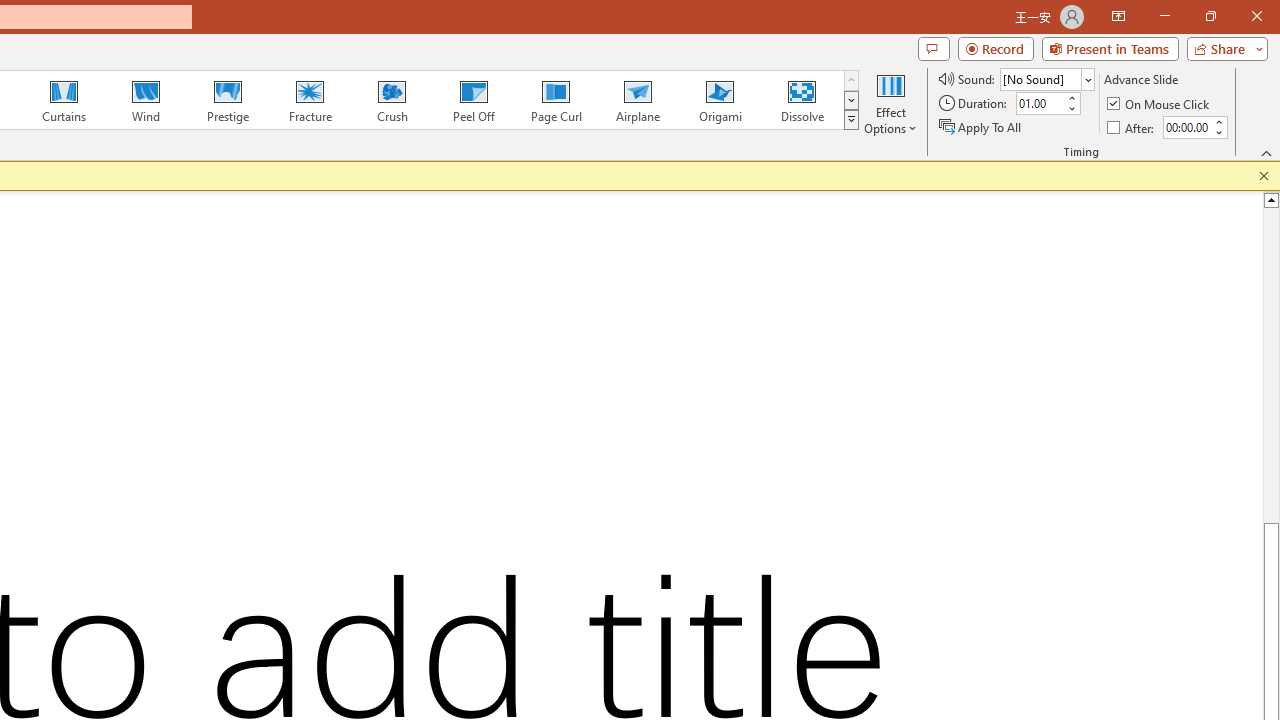 The height and width of the screenshot is (720, 1280). What do you see at coordinates (720, 100) in the screenshot?
I see `'Origami'` at bounding box center [720, 100].